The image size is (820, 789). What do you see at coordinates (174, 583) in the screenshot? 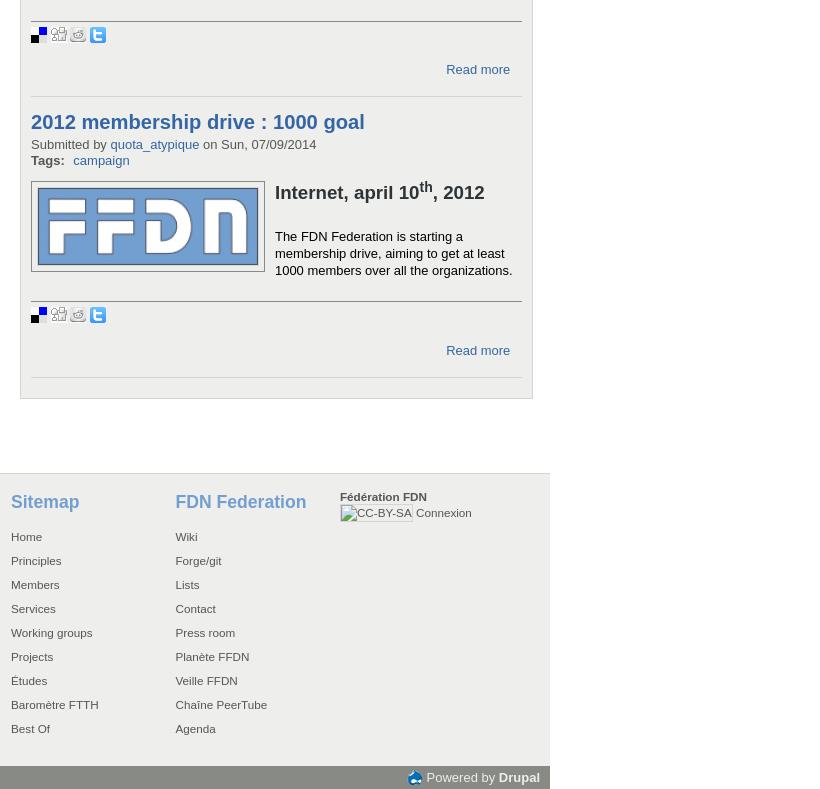
I see `'Lists'` at bounding box center [174, 583].